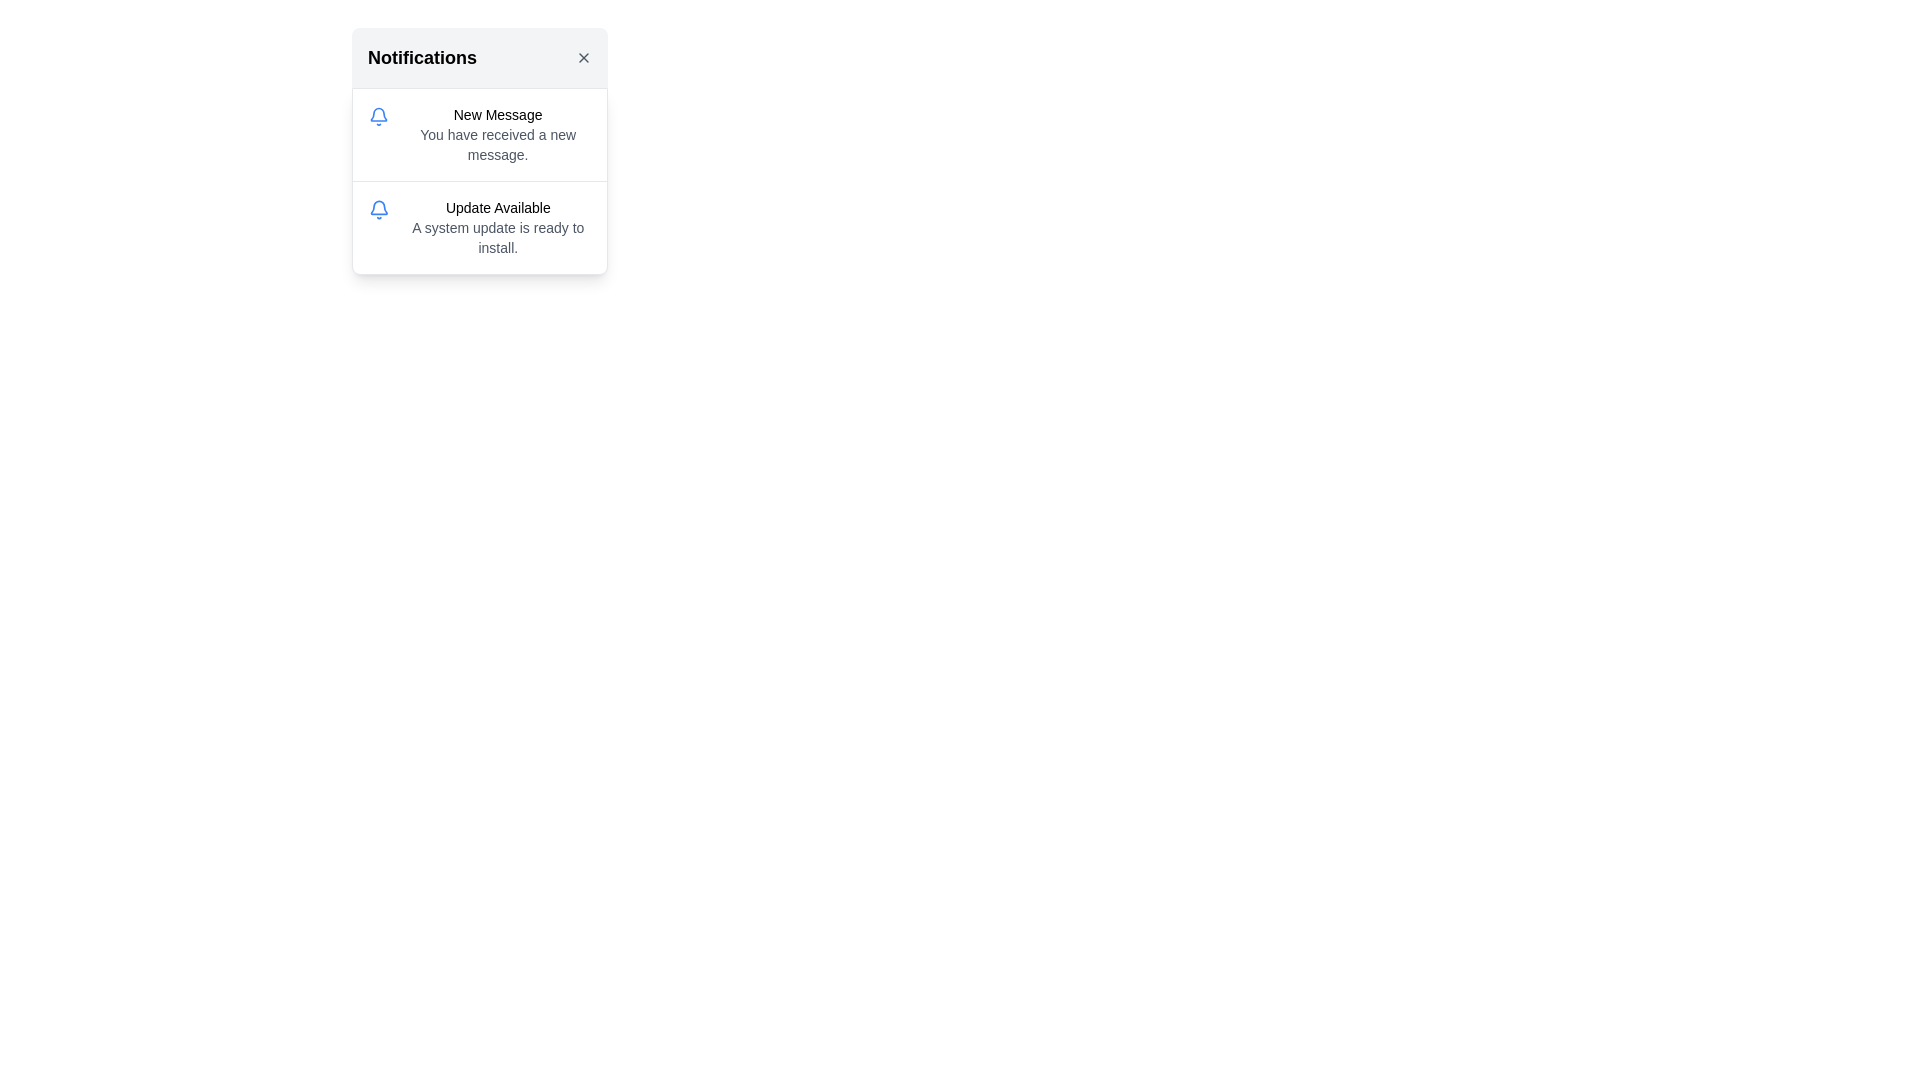 This screenshot has height=1080, width=1920. Describe the element at coordinates (498, 226) in the screenshot. I see `the text block that displays the title 'Update Available' and the descriptive text 'A system update is ready to install.' located in the second notification block of the notification dropdown` at that location.